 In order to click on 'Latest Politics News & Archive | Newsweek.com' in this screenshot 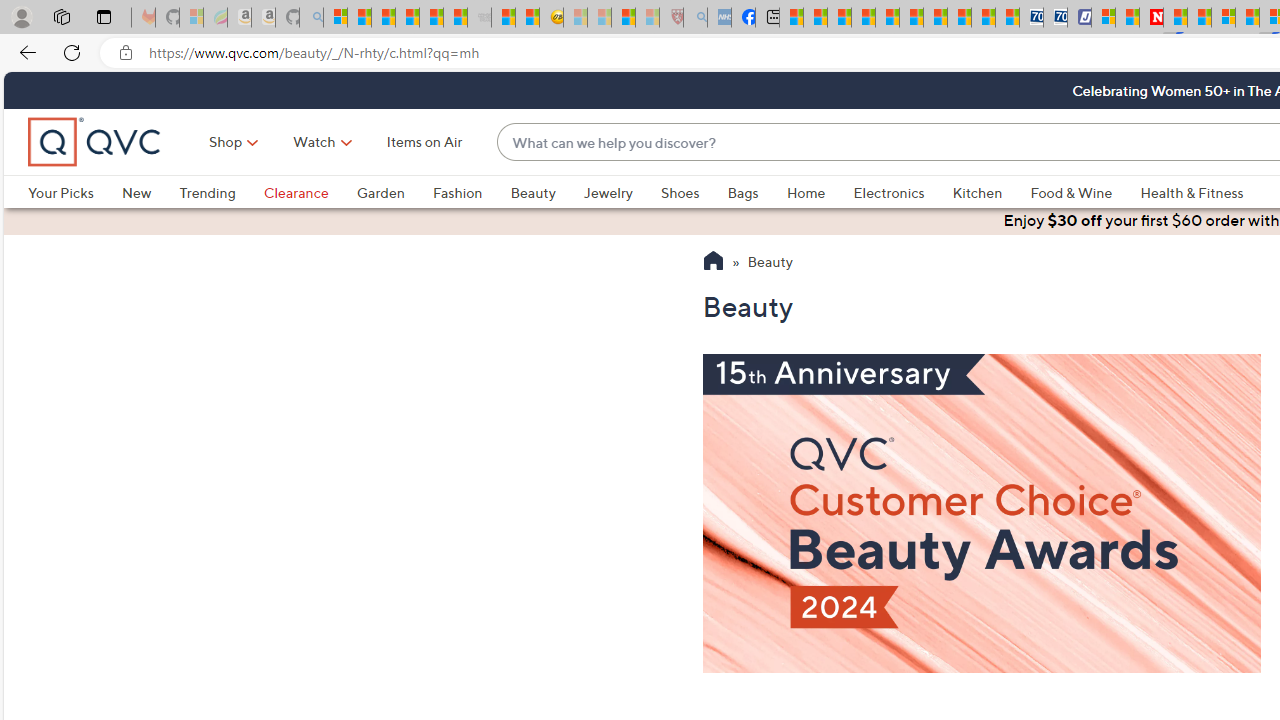, I will do `click(1152, 17)`.